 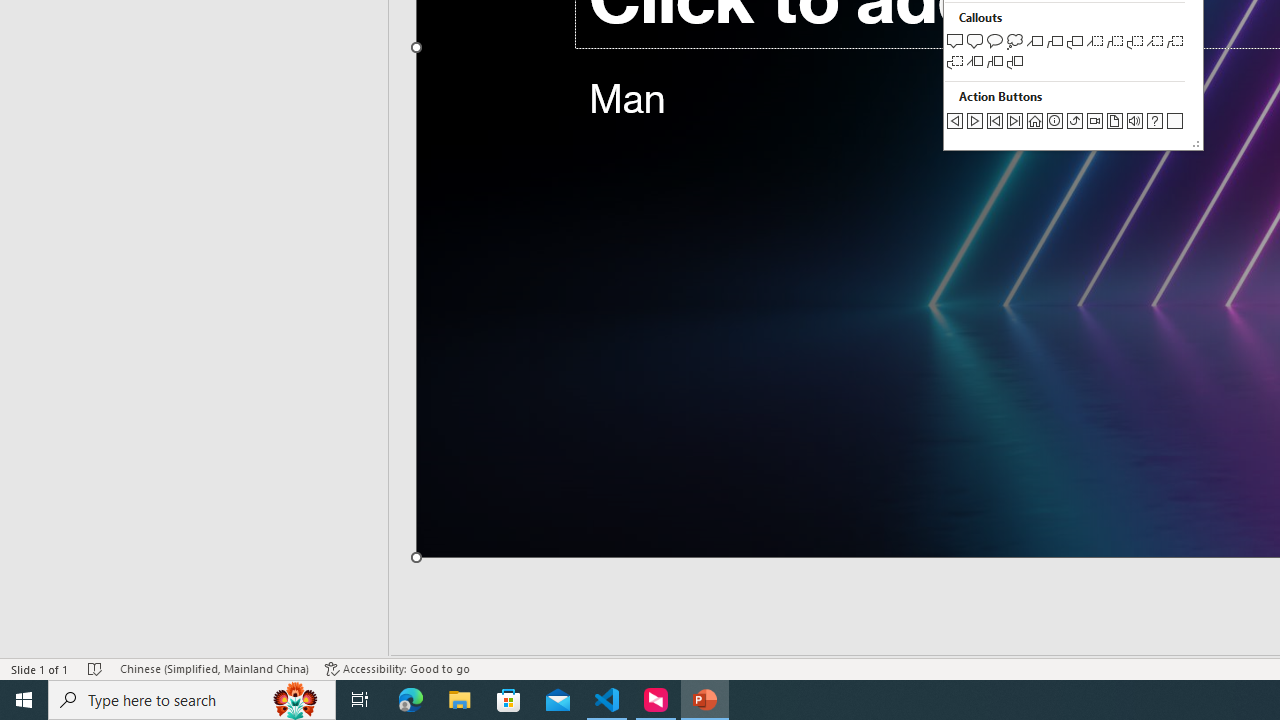 What do you see at coordinates (95, 669) in the screenshot?
I see `'Spell Check No Errors'` at bounding box center [95, 669].